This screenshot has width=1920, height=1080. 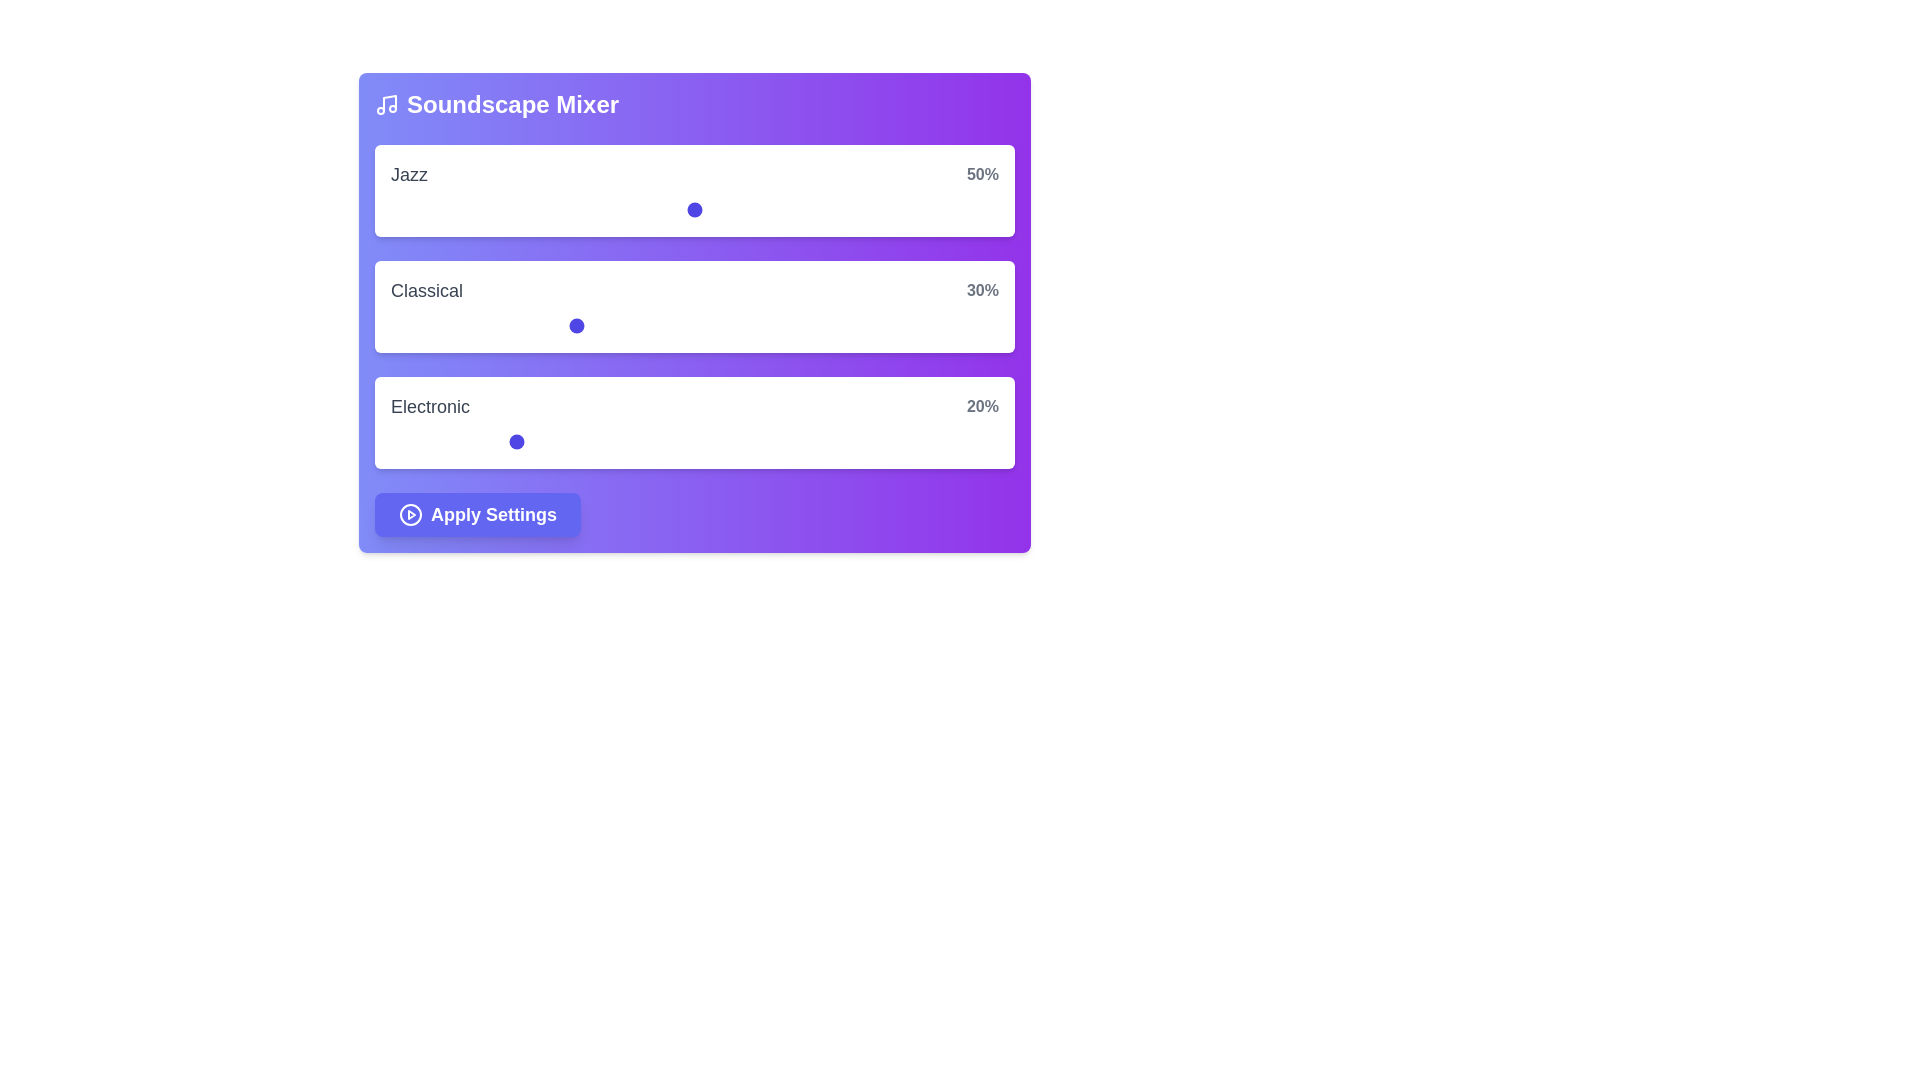 What do you see at coordinates (477, 514) in the screenshot?
I see `'Apply Settings' button to apply the soundscape settings` at bounding box center [477, 514].